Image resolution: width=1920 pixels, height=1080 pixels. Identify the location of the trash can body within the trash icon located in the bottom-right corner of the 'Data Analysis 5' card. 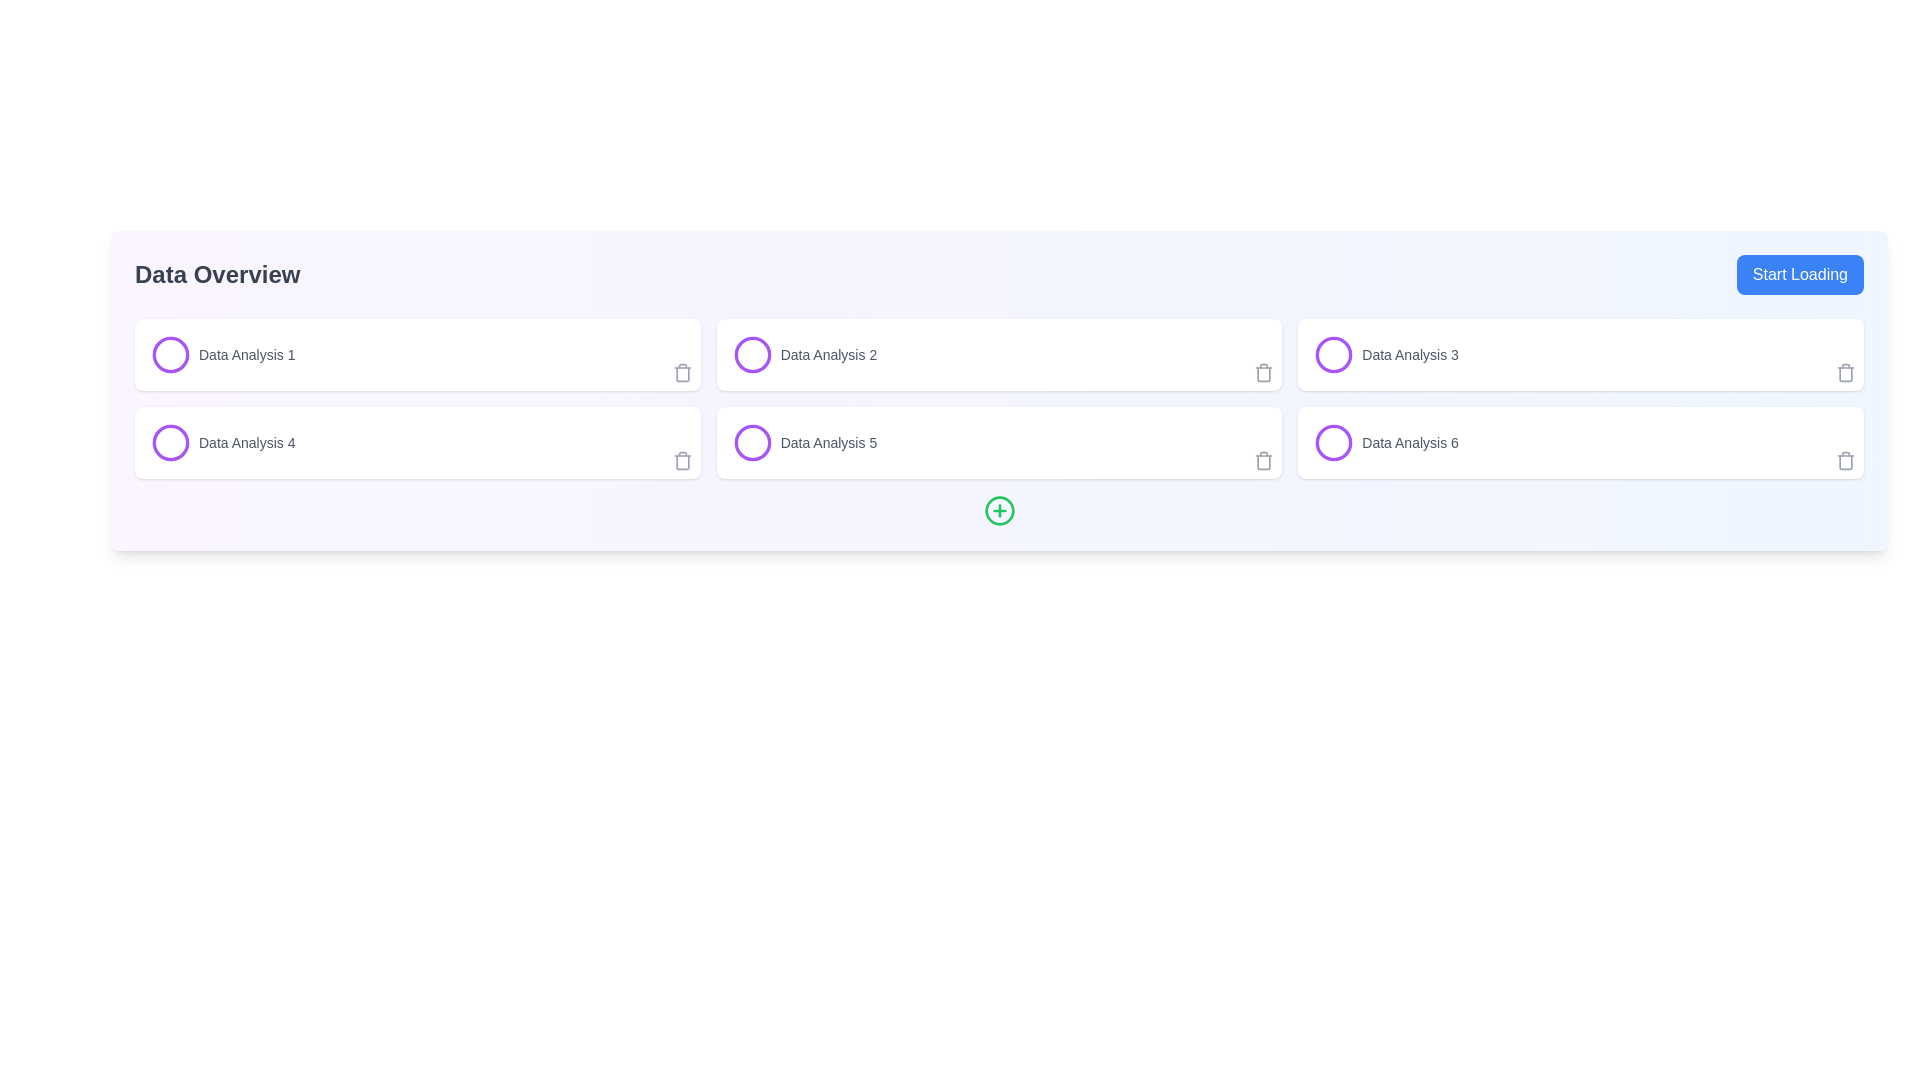
(1263, 462).